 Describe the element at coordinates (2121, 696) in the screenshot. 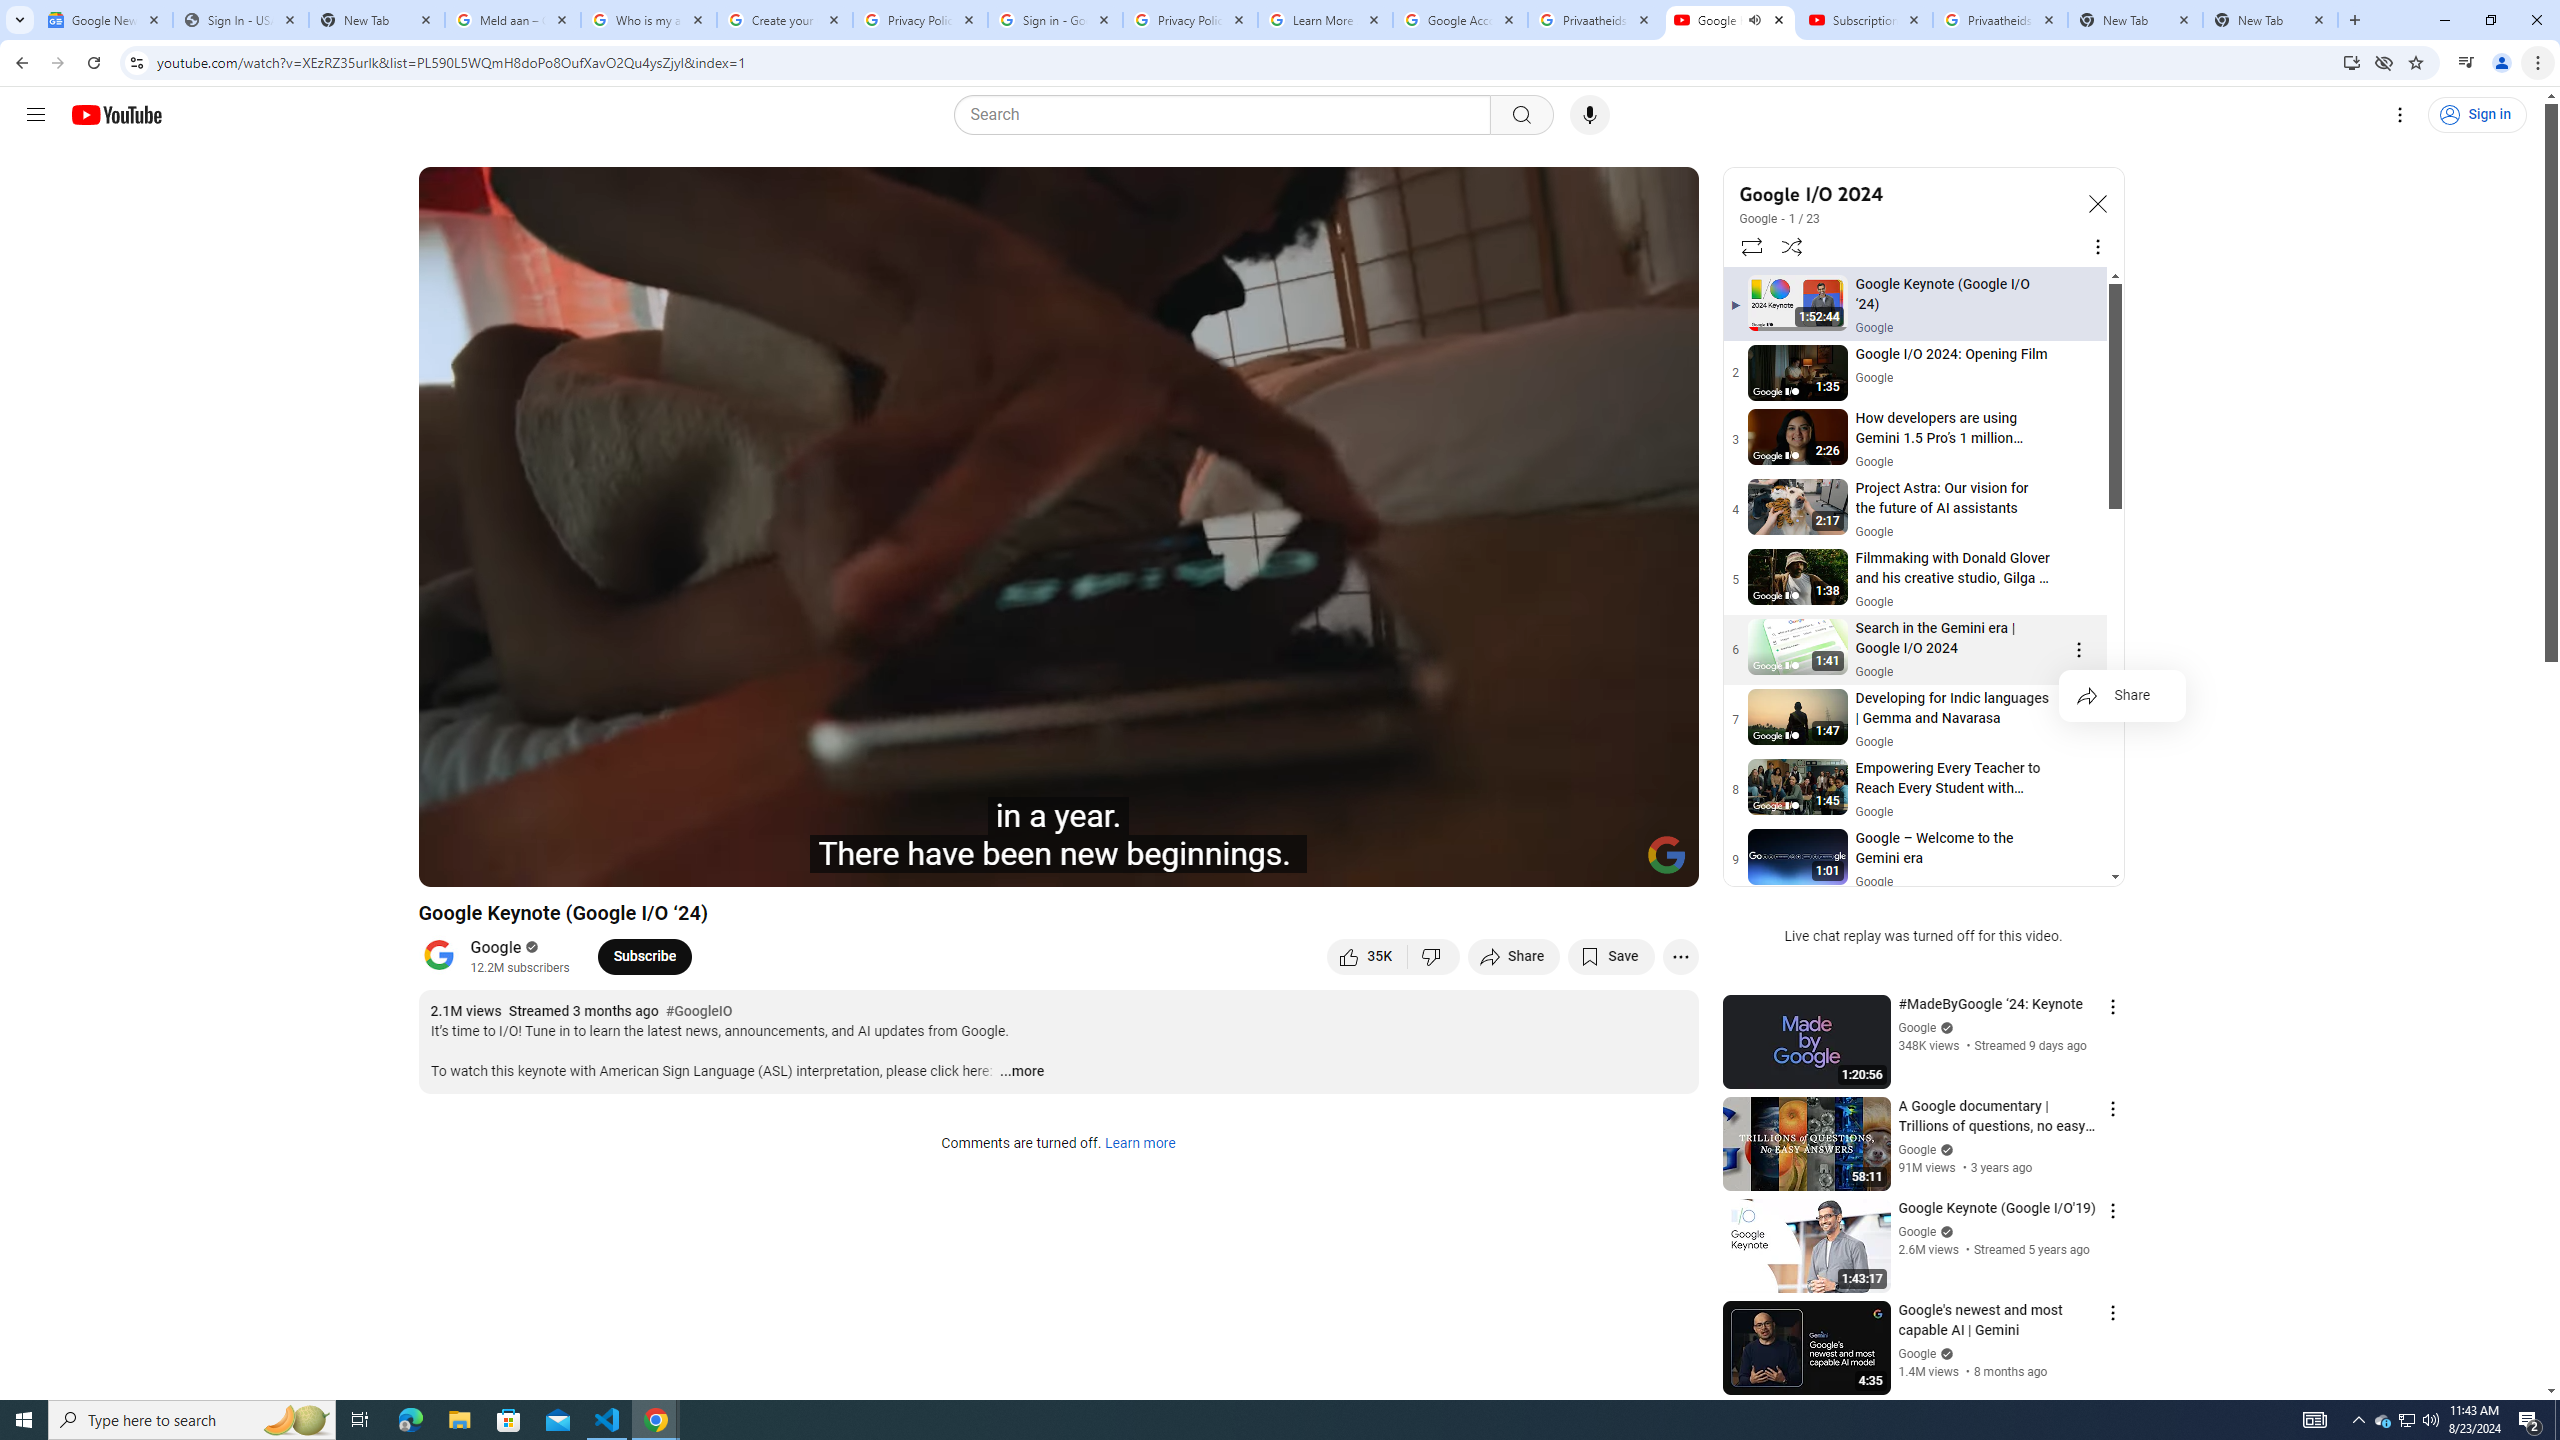

I see `'Share'` at that location.